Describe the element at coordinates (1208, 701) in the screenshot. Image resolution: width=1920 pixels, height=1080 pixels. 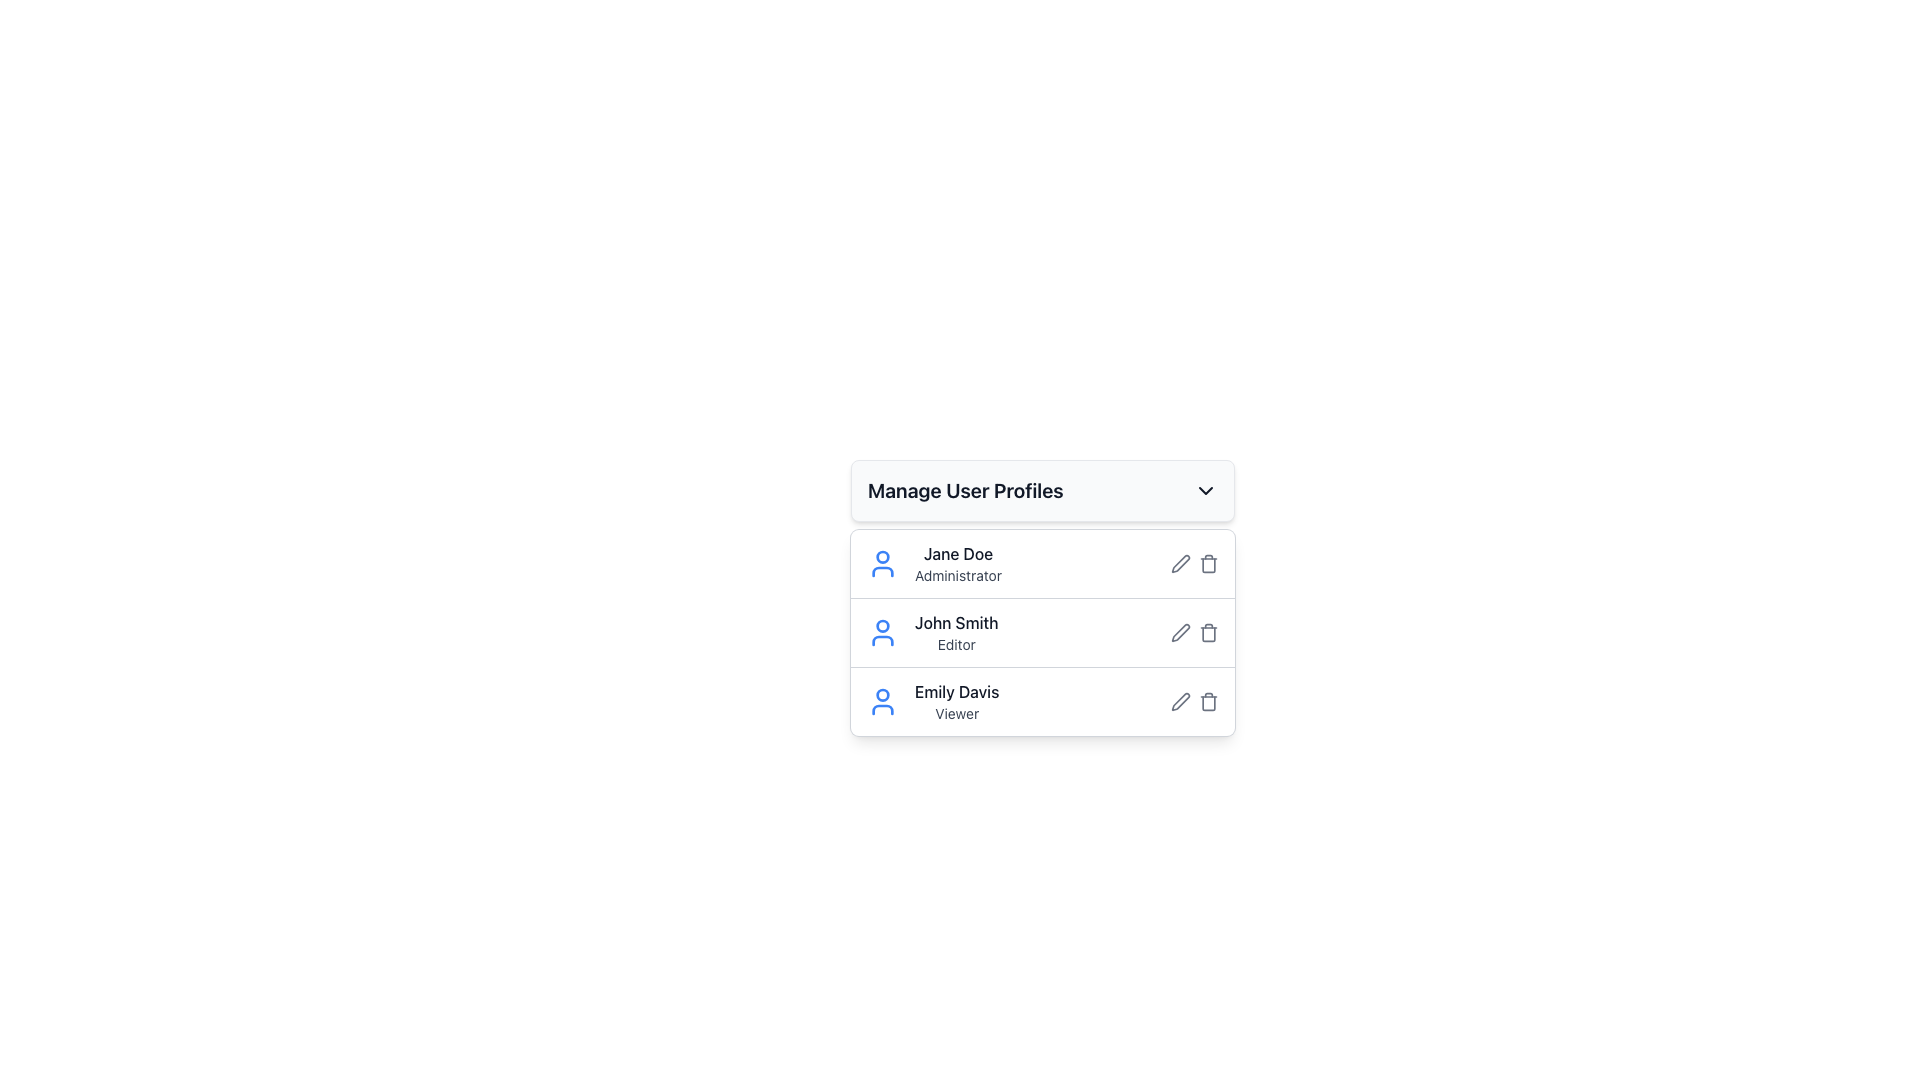
I see `the trash bin icon SVG element` at that location.